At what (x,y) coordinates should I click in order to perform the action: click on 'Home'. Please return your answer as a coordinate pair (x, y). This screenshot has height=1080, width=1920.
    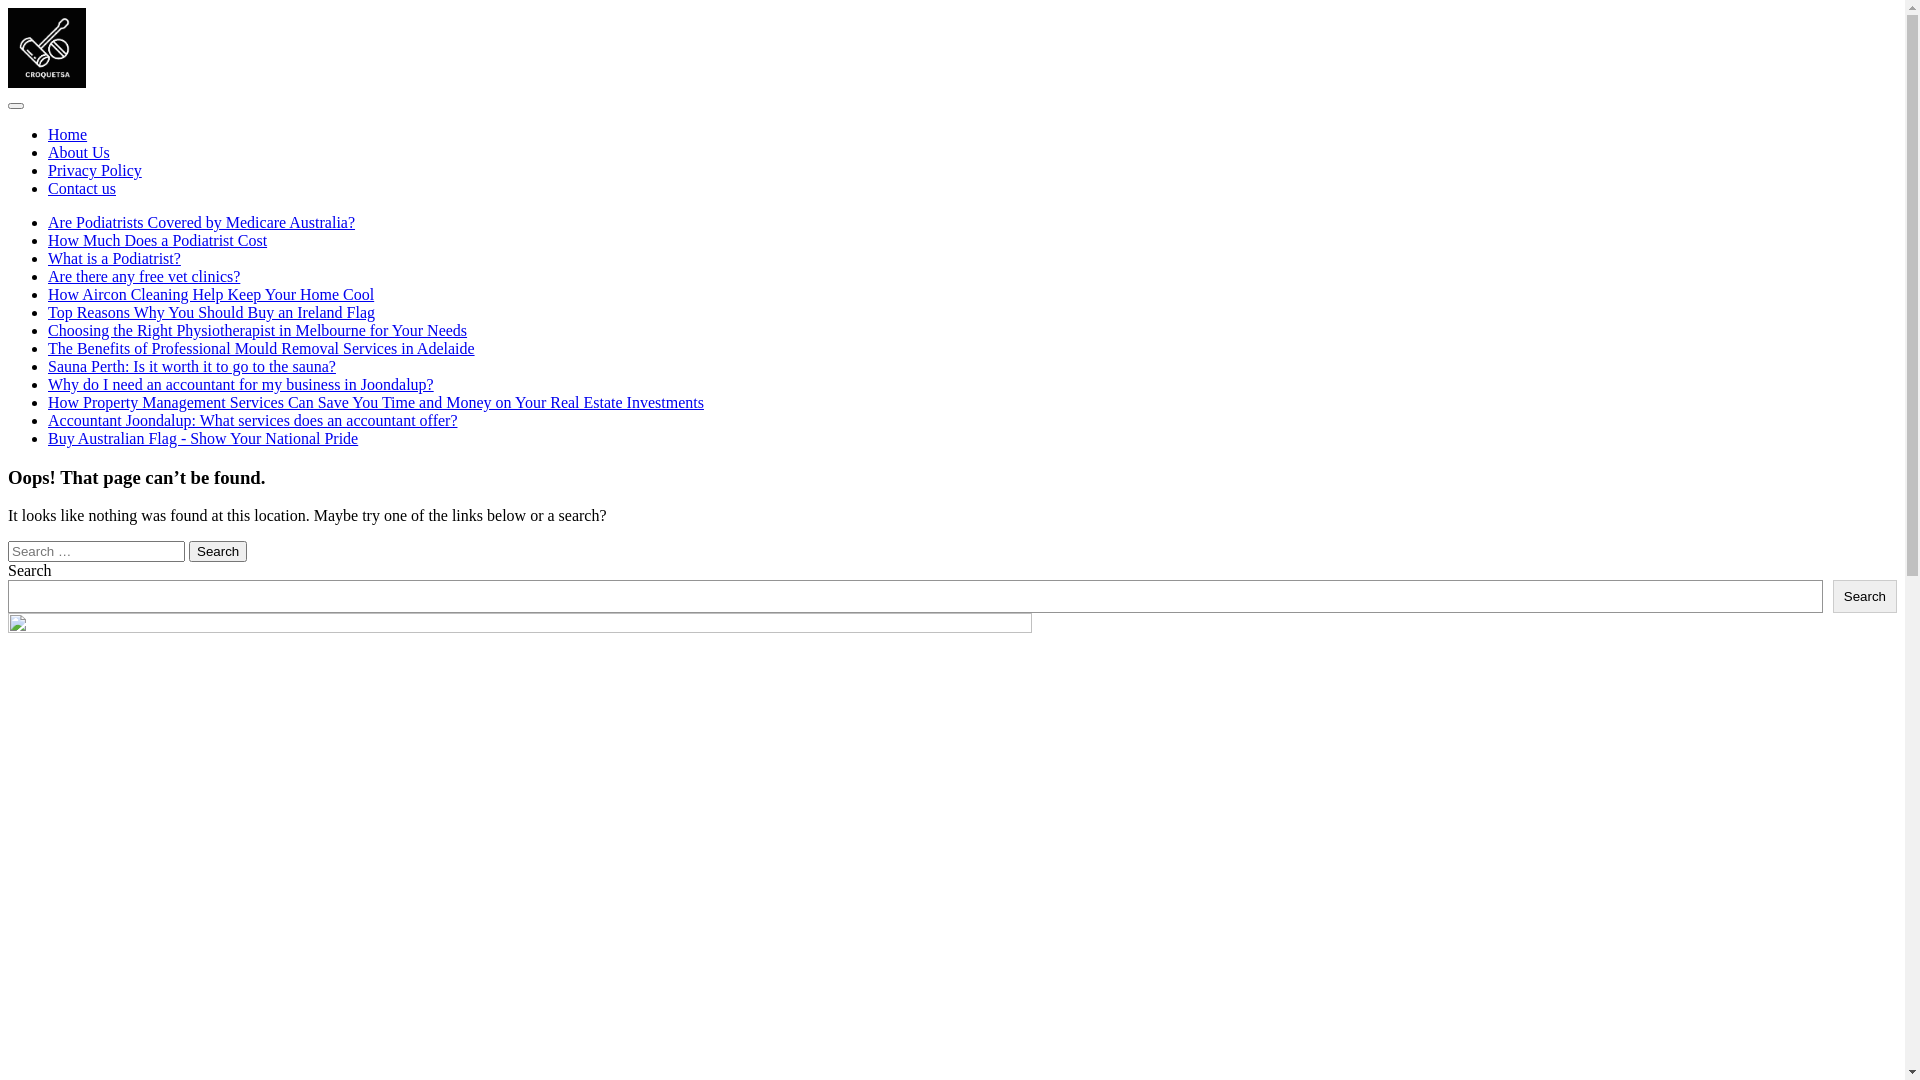
    Looking at the image, I should click on (67, 134).